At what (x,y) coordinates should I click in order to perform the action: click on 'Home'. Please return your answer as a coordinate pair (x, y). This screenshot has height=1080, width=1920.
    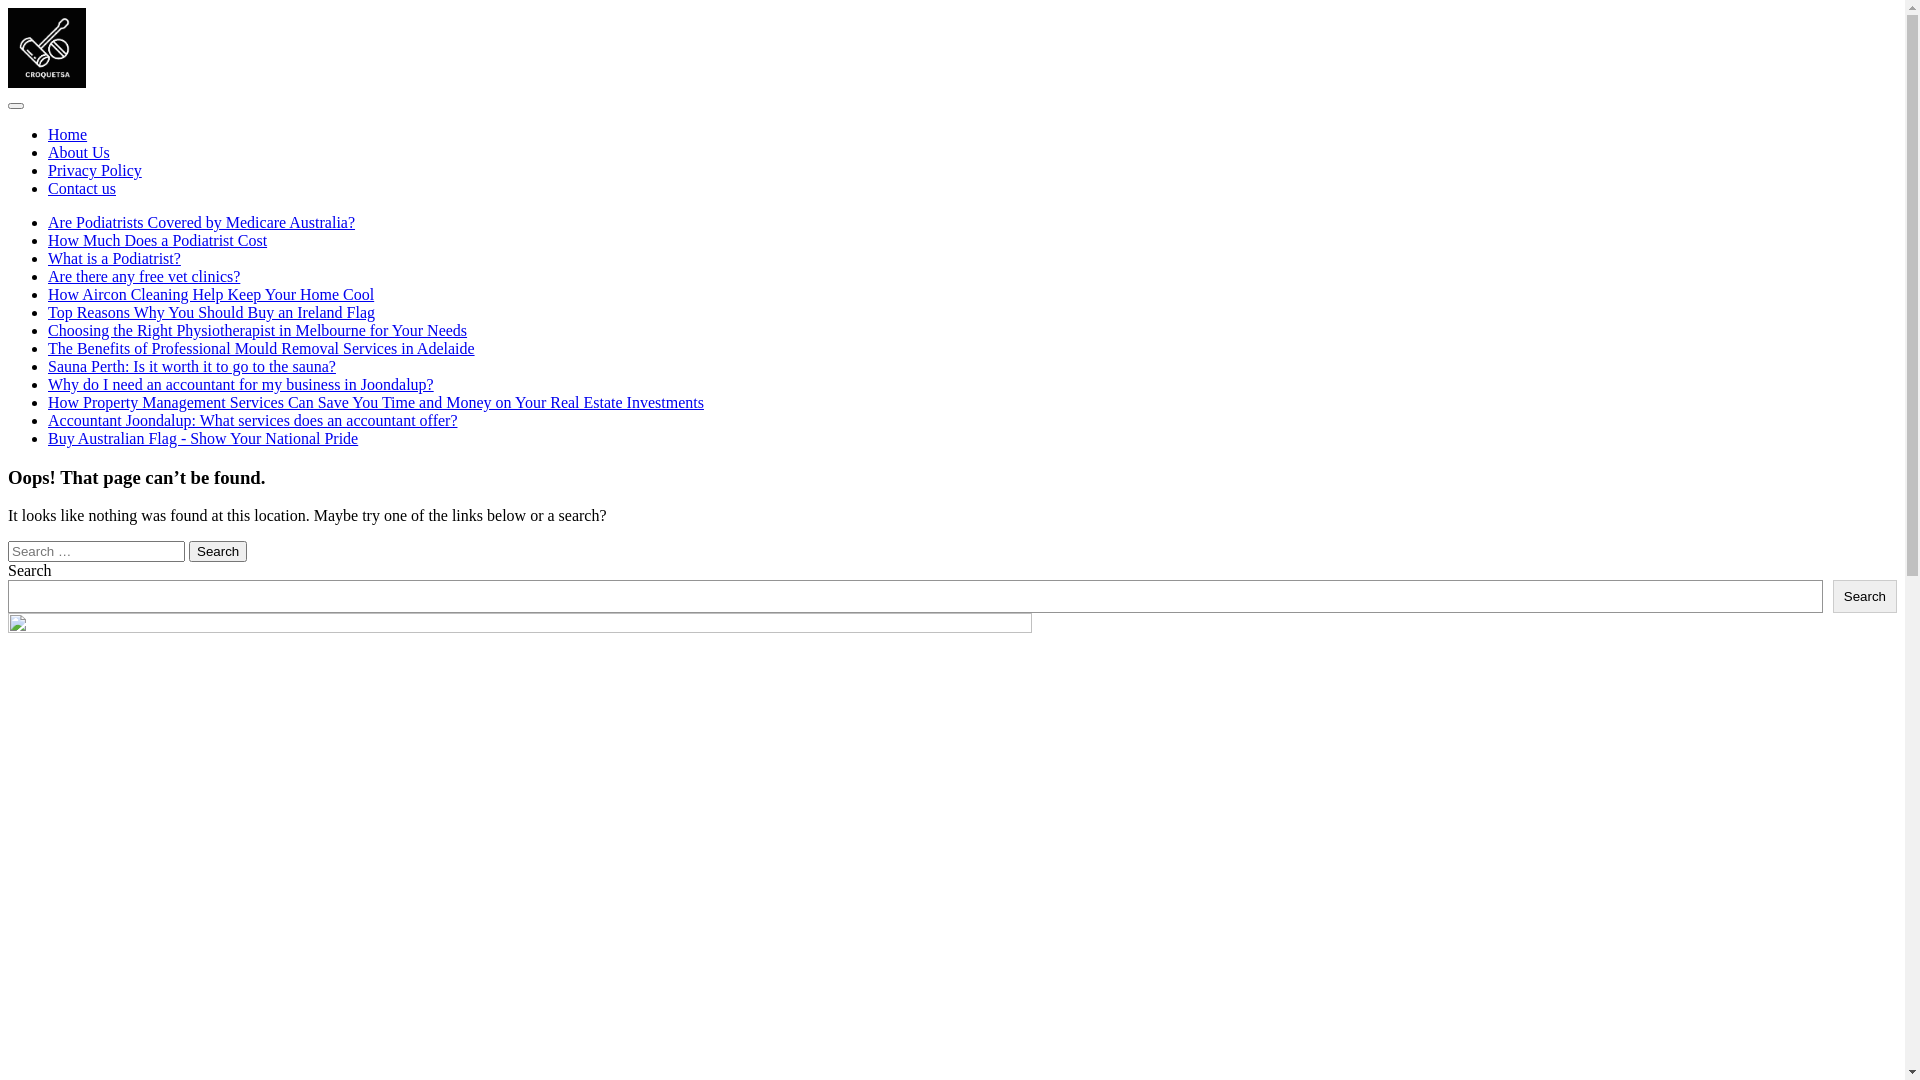
    Looking at the image, I should click on (67, 134).